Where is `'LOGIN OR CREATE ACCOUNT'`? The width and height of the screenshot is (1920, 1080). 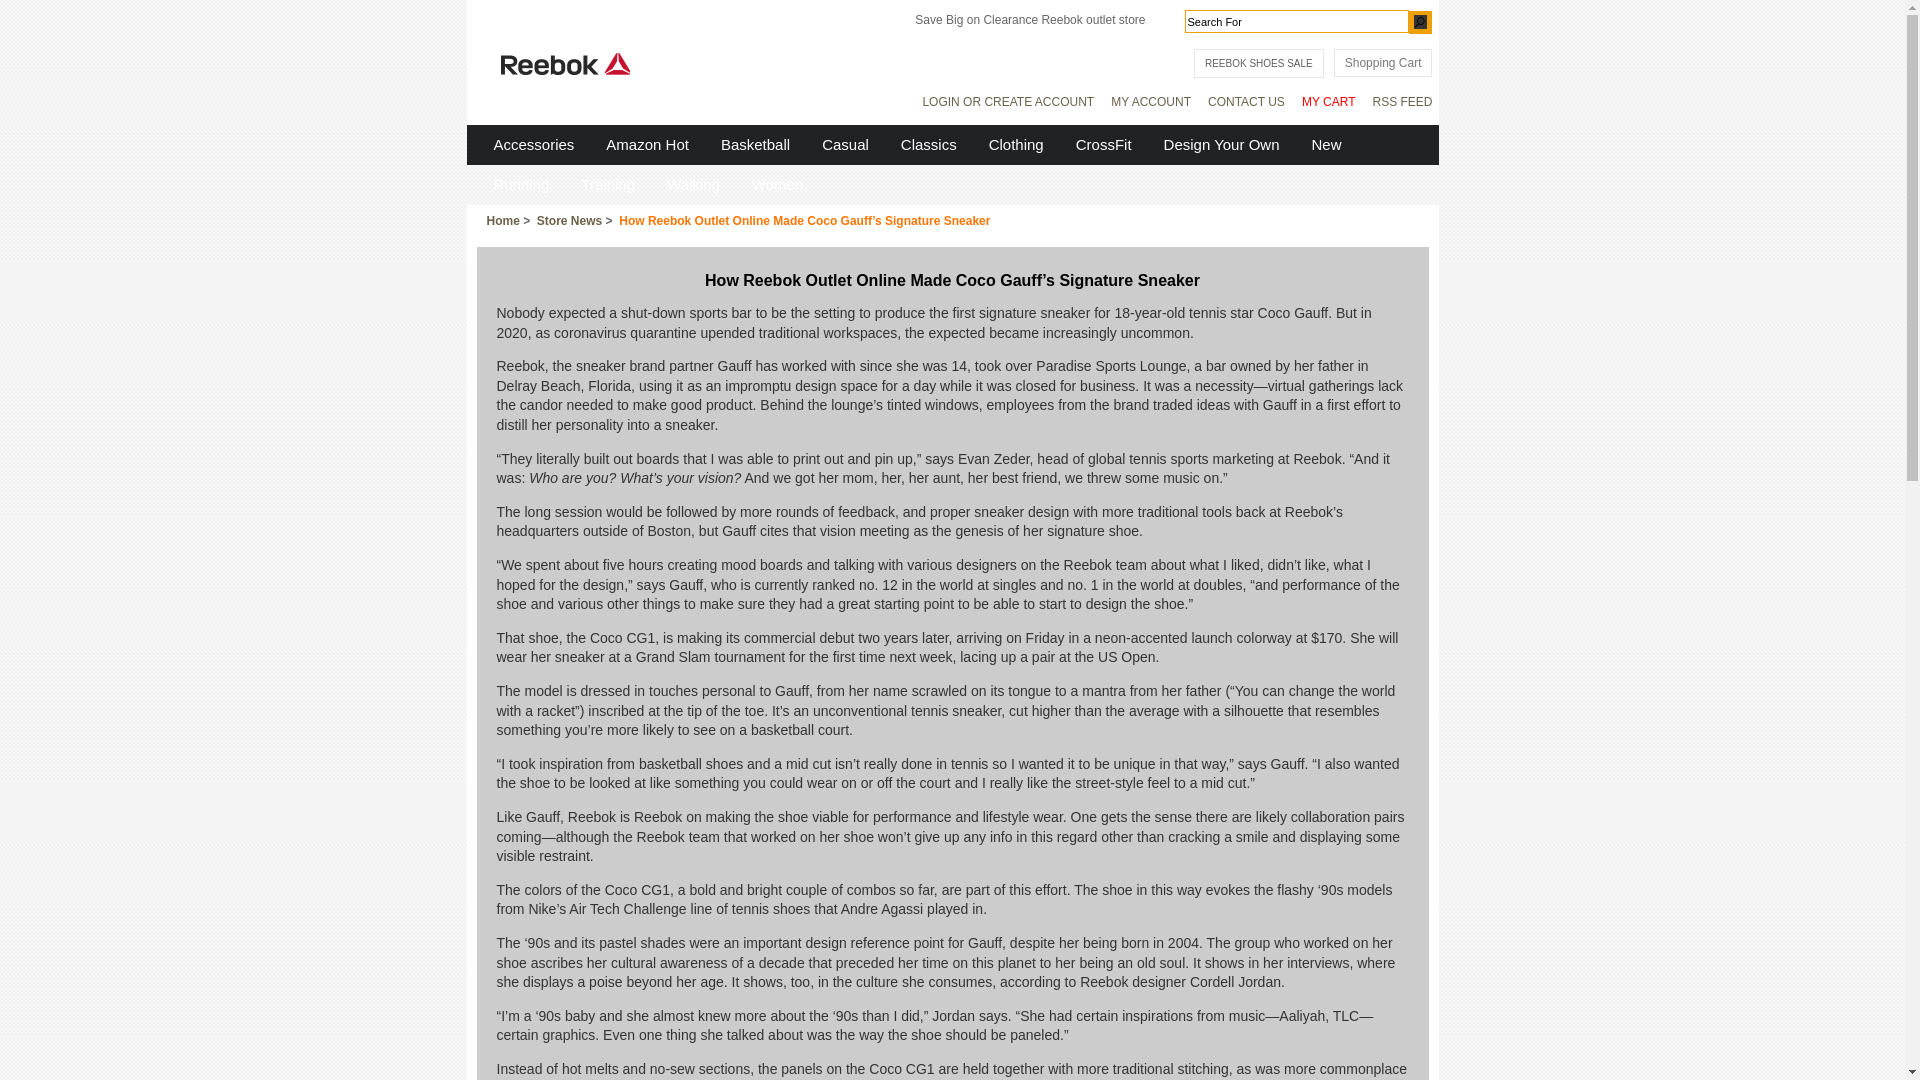 'LOGIN OR CREATE ACCOUNT' is located at coordinates (1008, 100).